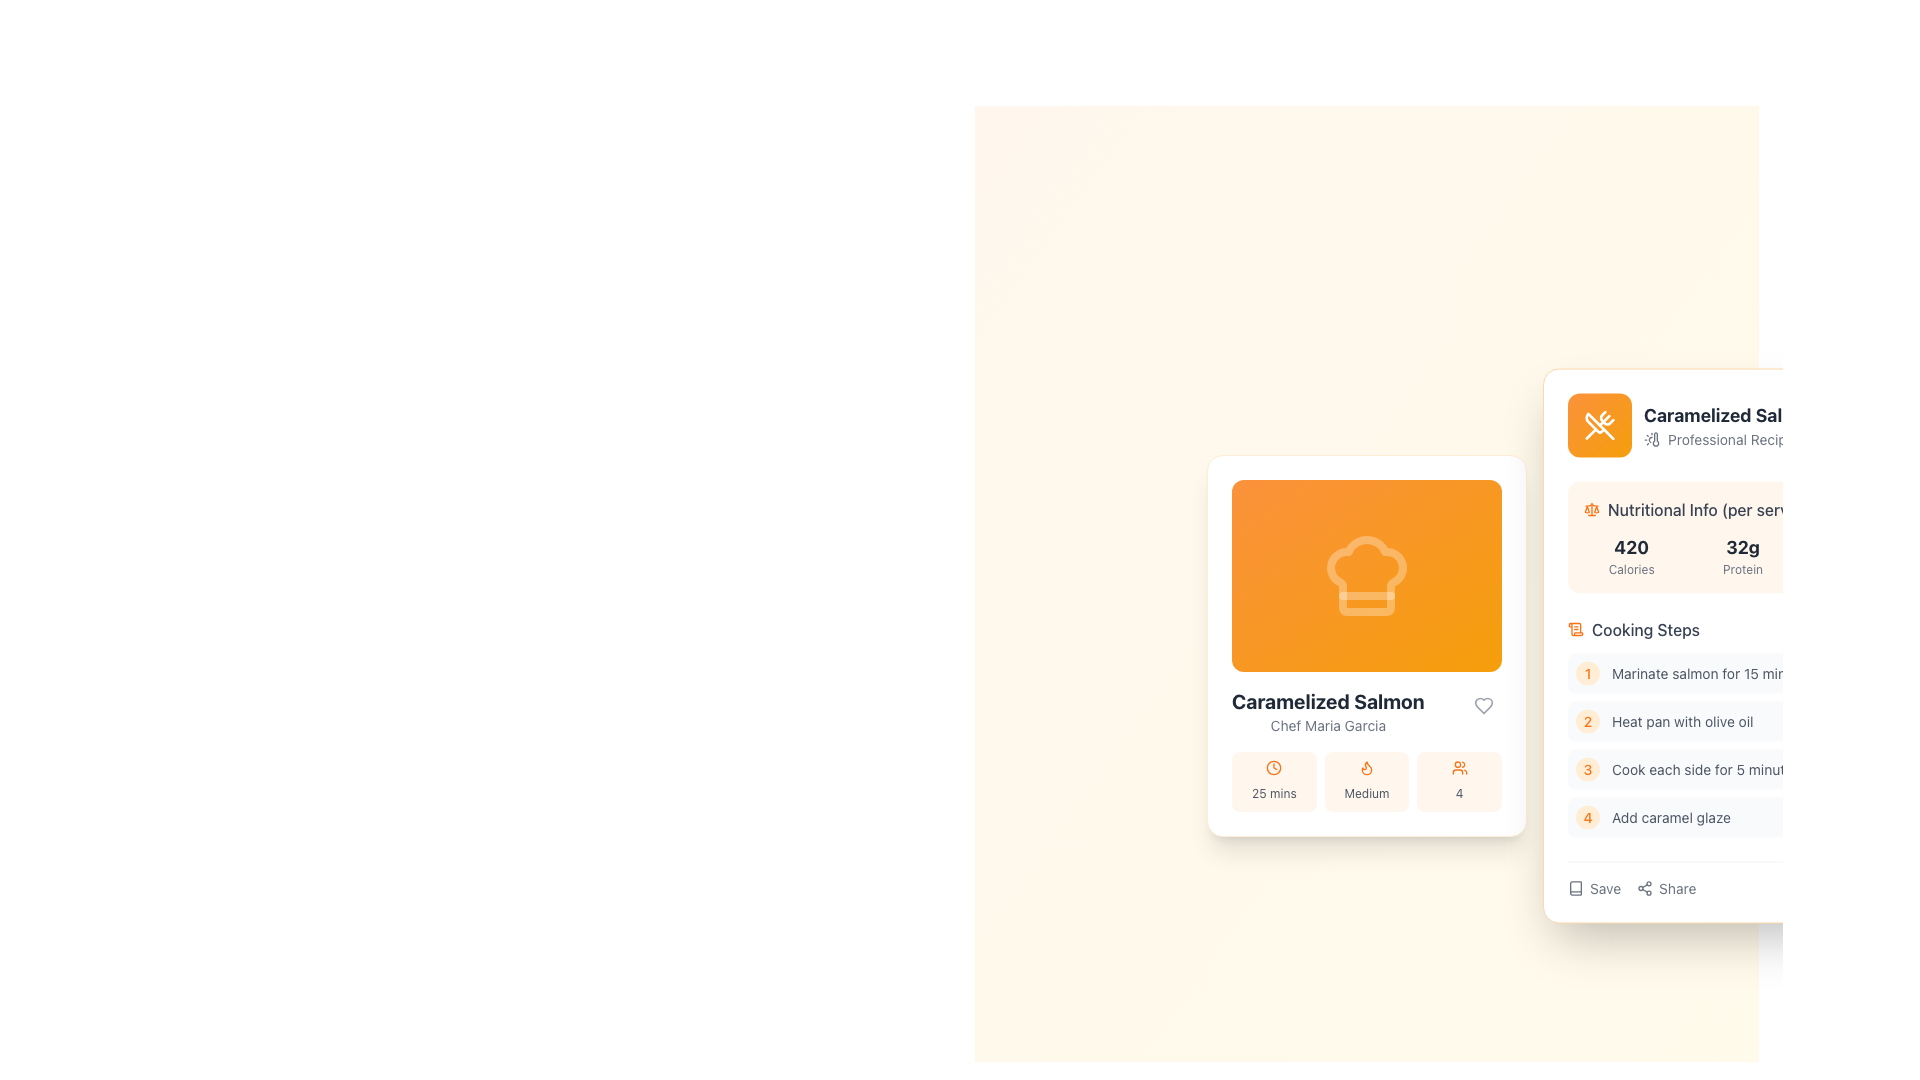 The height and width of the screenshot is (1080, 1920). I want to click on the graphical icon representing nutritional information located in the header section titled 'Nutritional Info (per serving)', positioned to the left of the text, so click(1591, 508).